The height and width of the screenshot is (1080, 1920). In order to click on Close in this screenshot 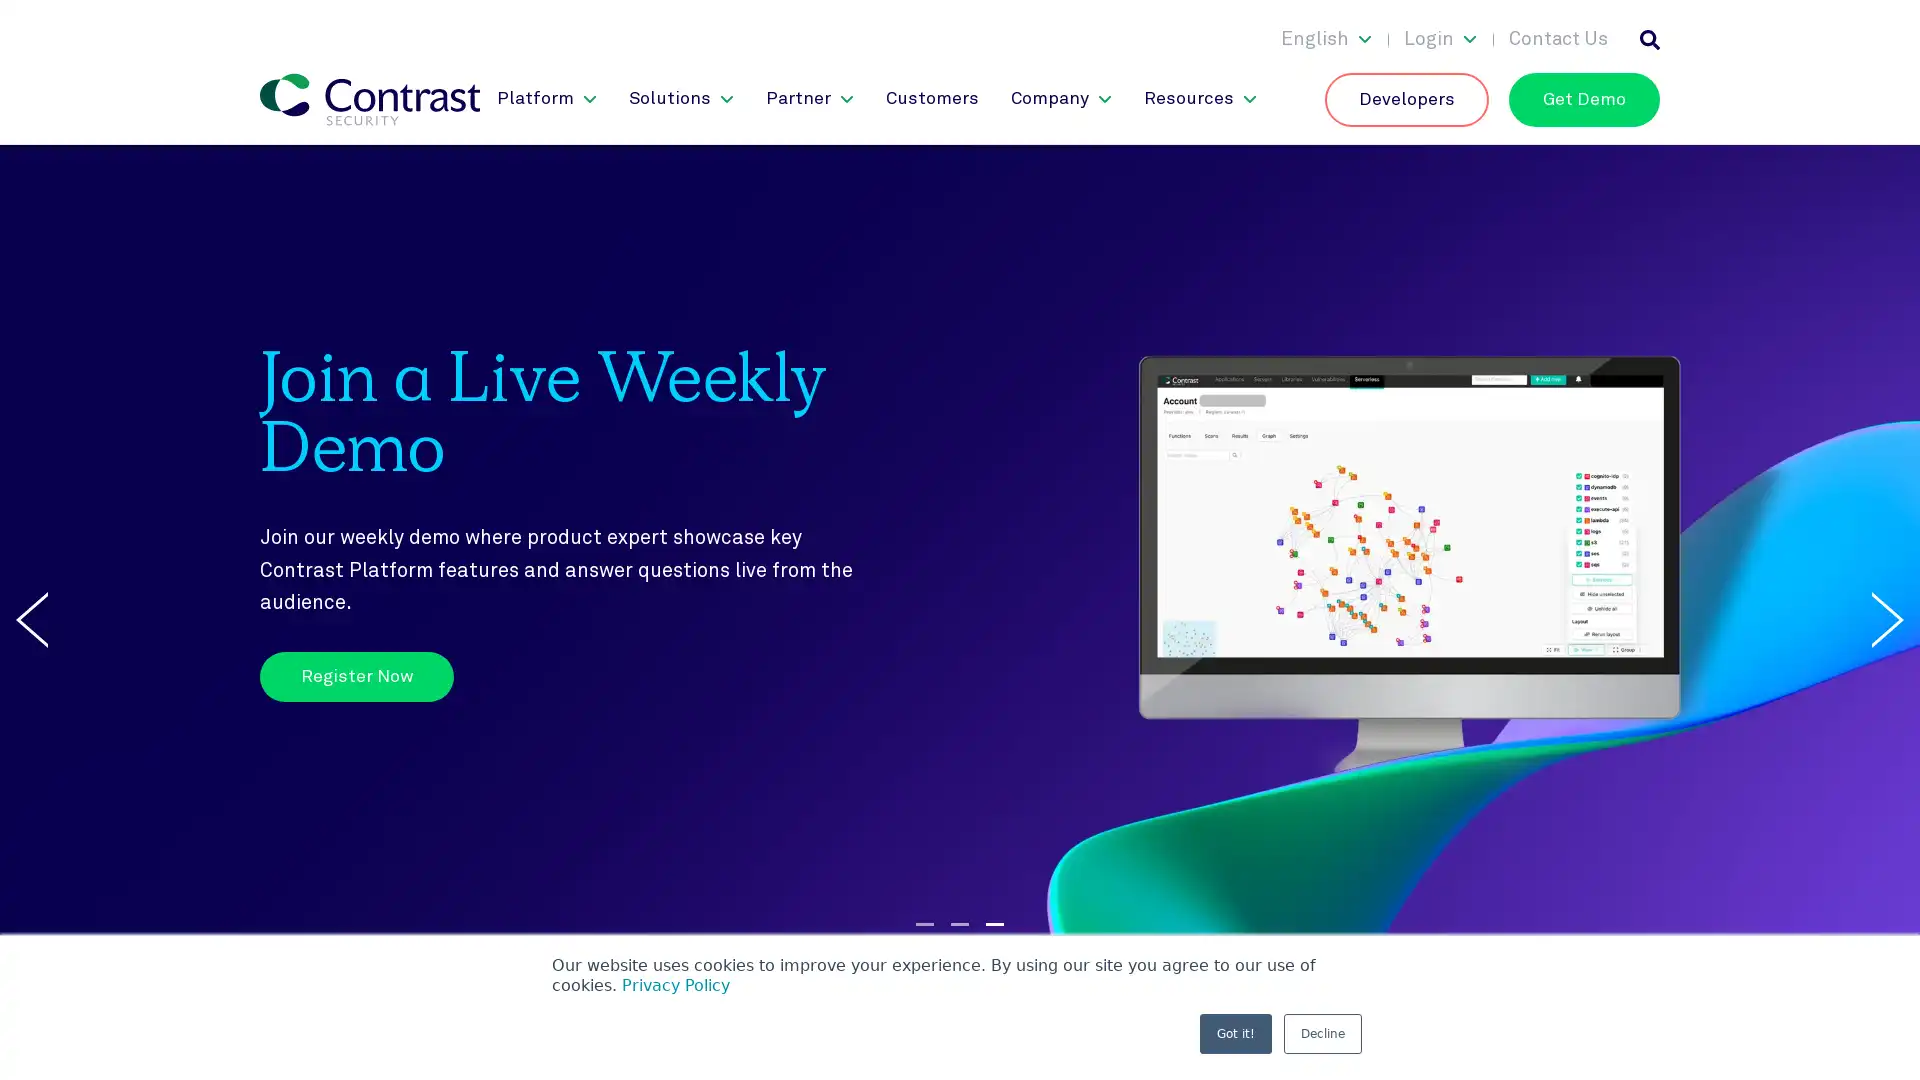, I will do `click(1885, 27)`.